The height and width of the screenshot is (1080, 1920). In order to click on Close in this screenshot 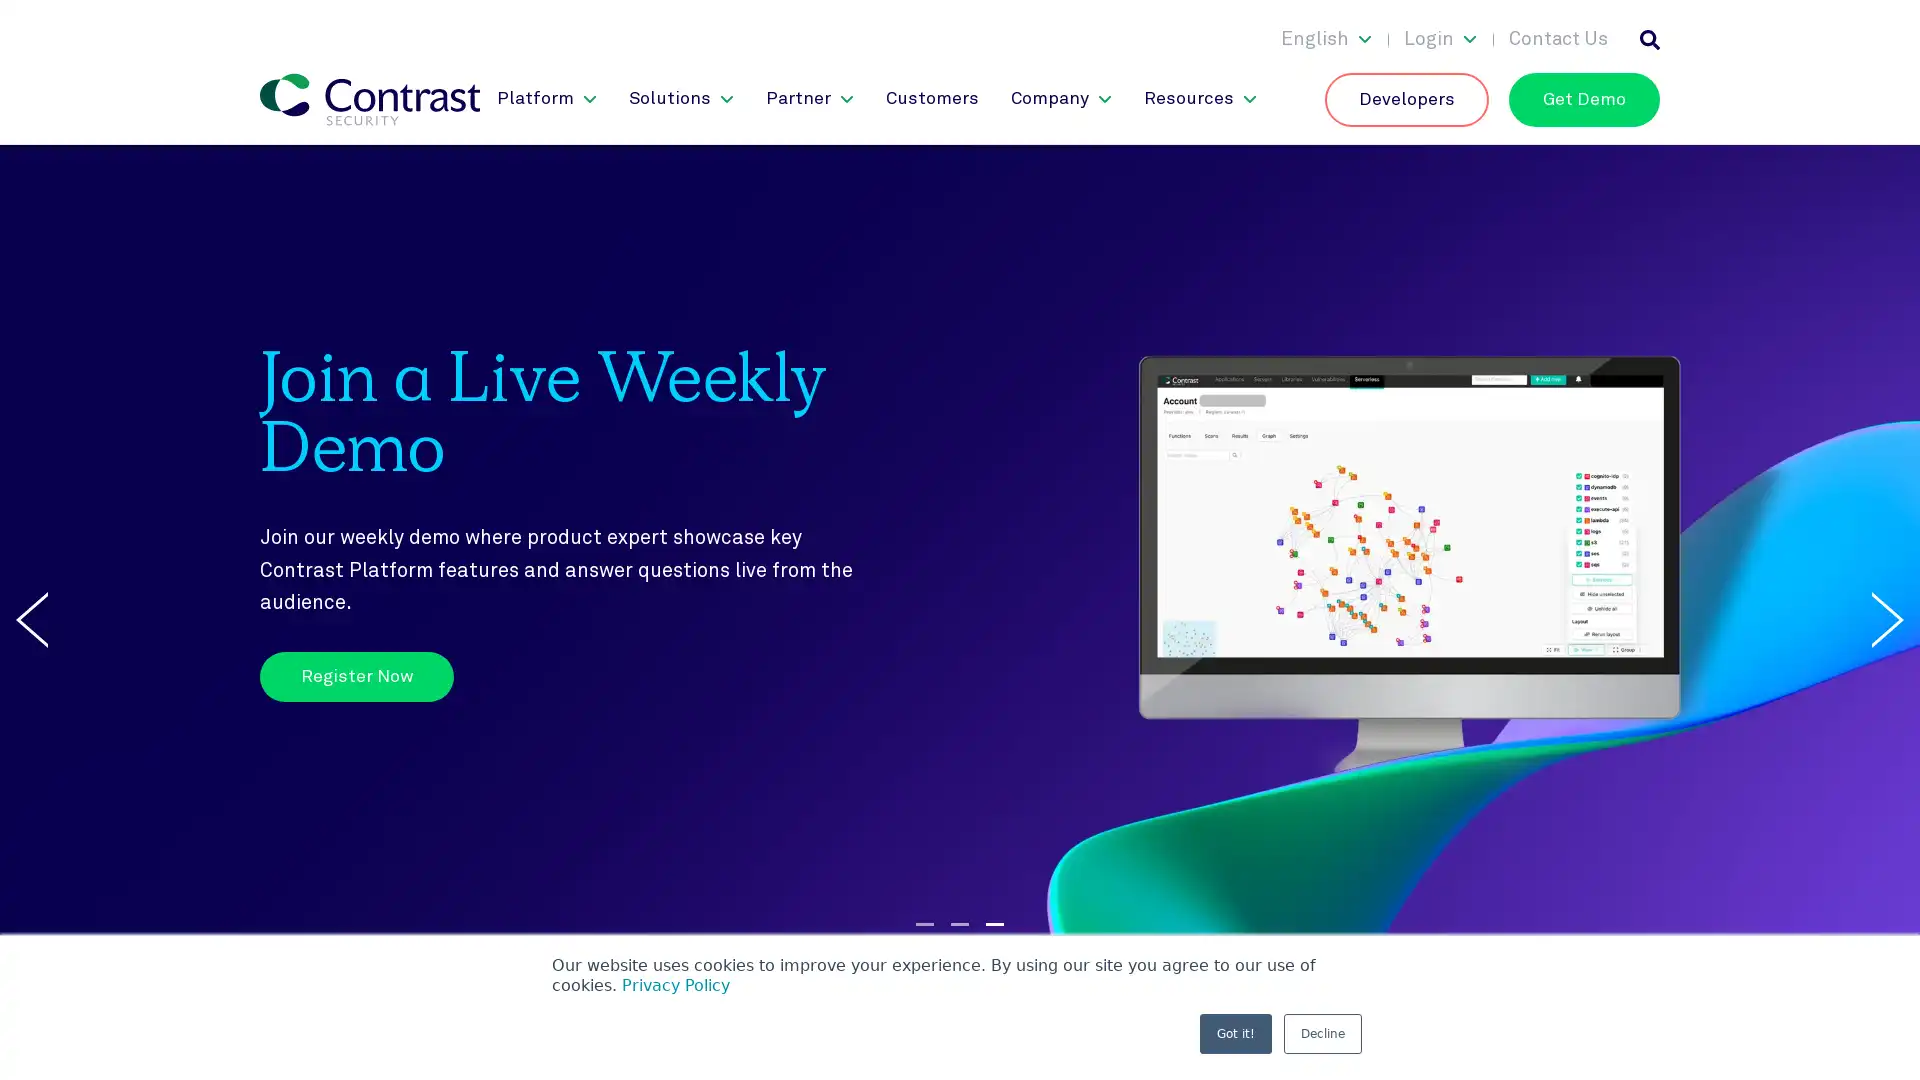, I will do `click(1885, 27)`.